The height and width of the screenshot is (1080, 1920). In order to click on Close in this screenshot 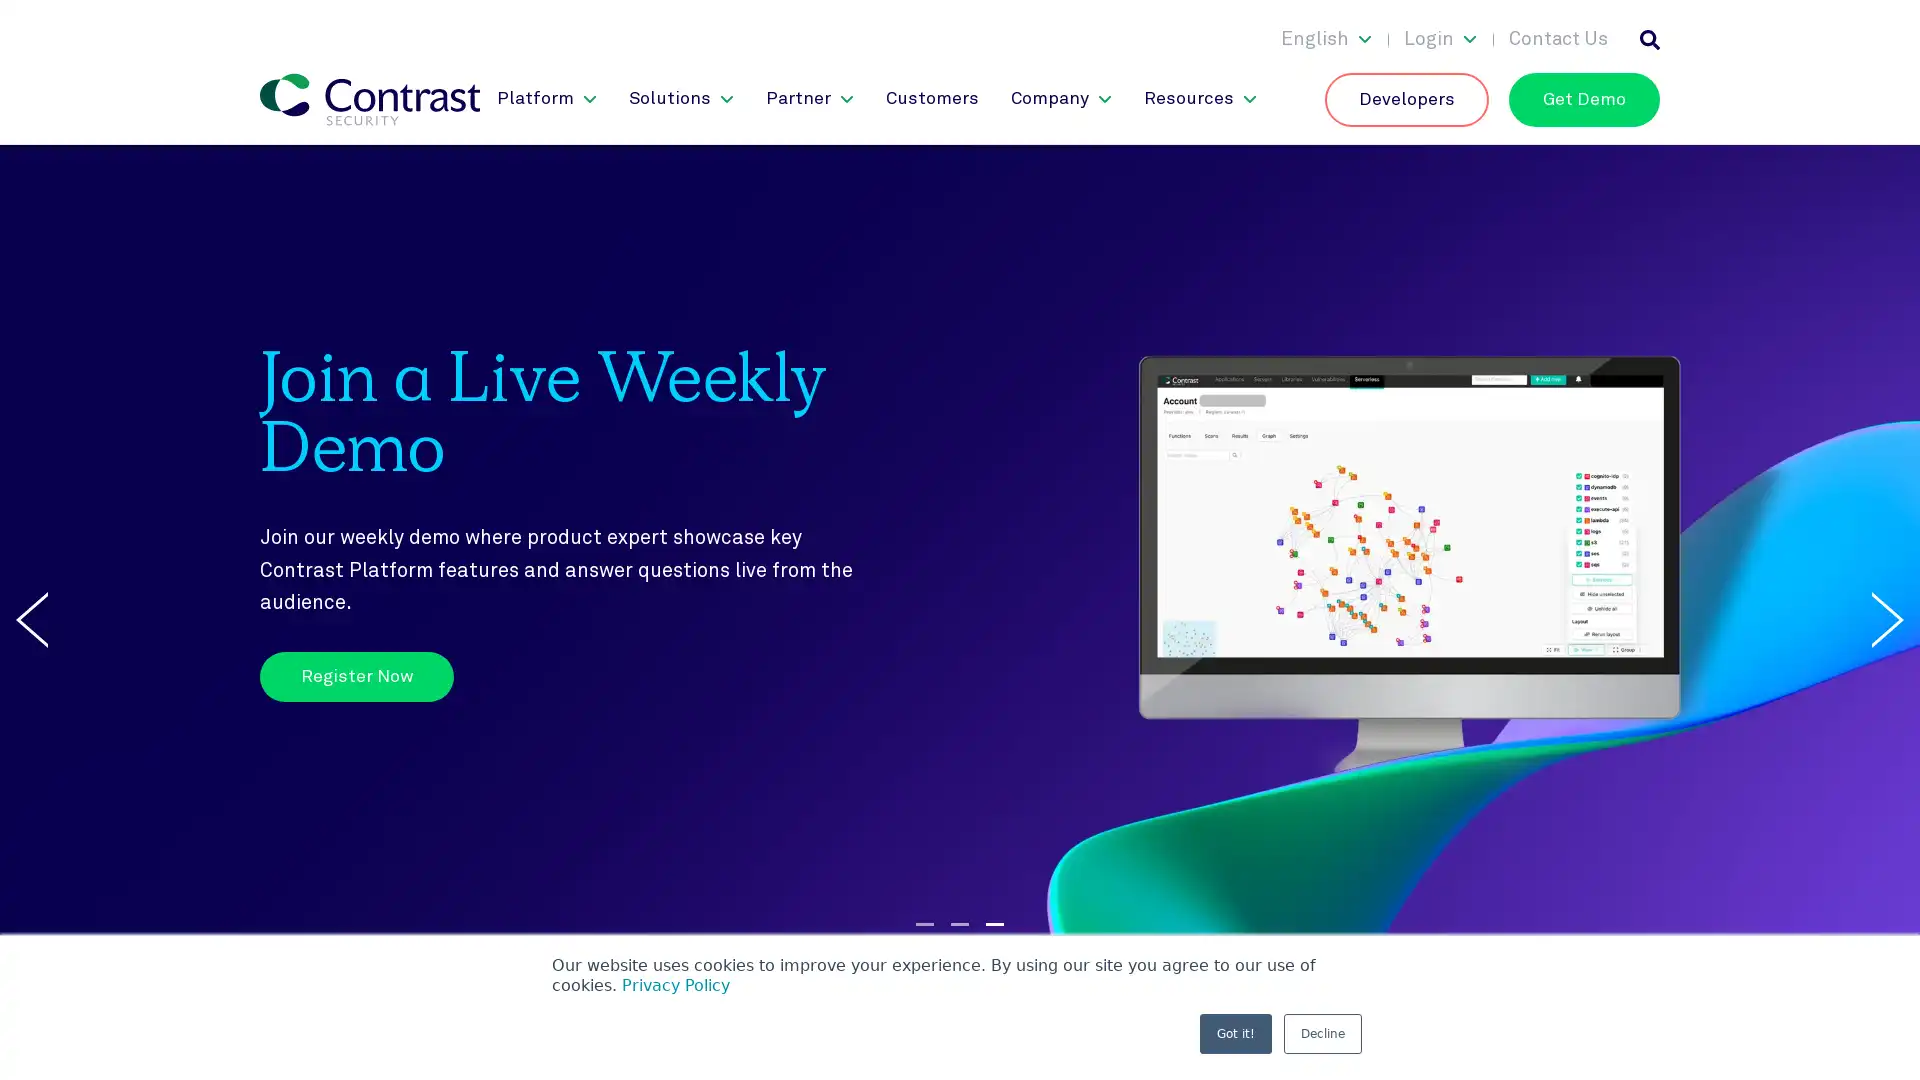, I will do `click(1885, 27)`.